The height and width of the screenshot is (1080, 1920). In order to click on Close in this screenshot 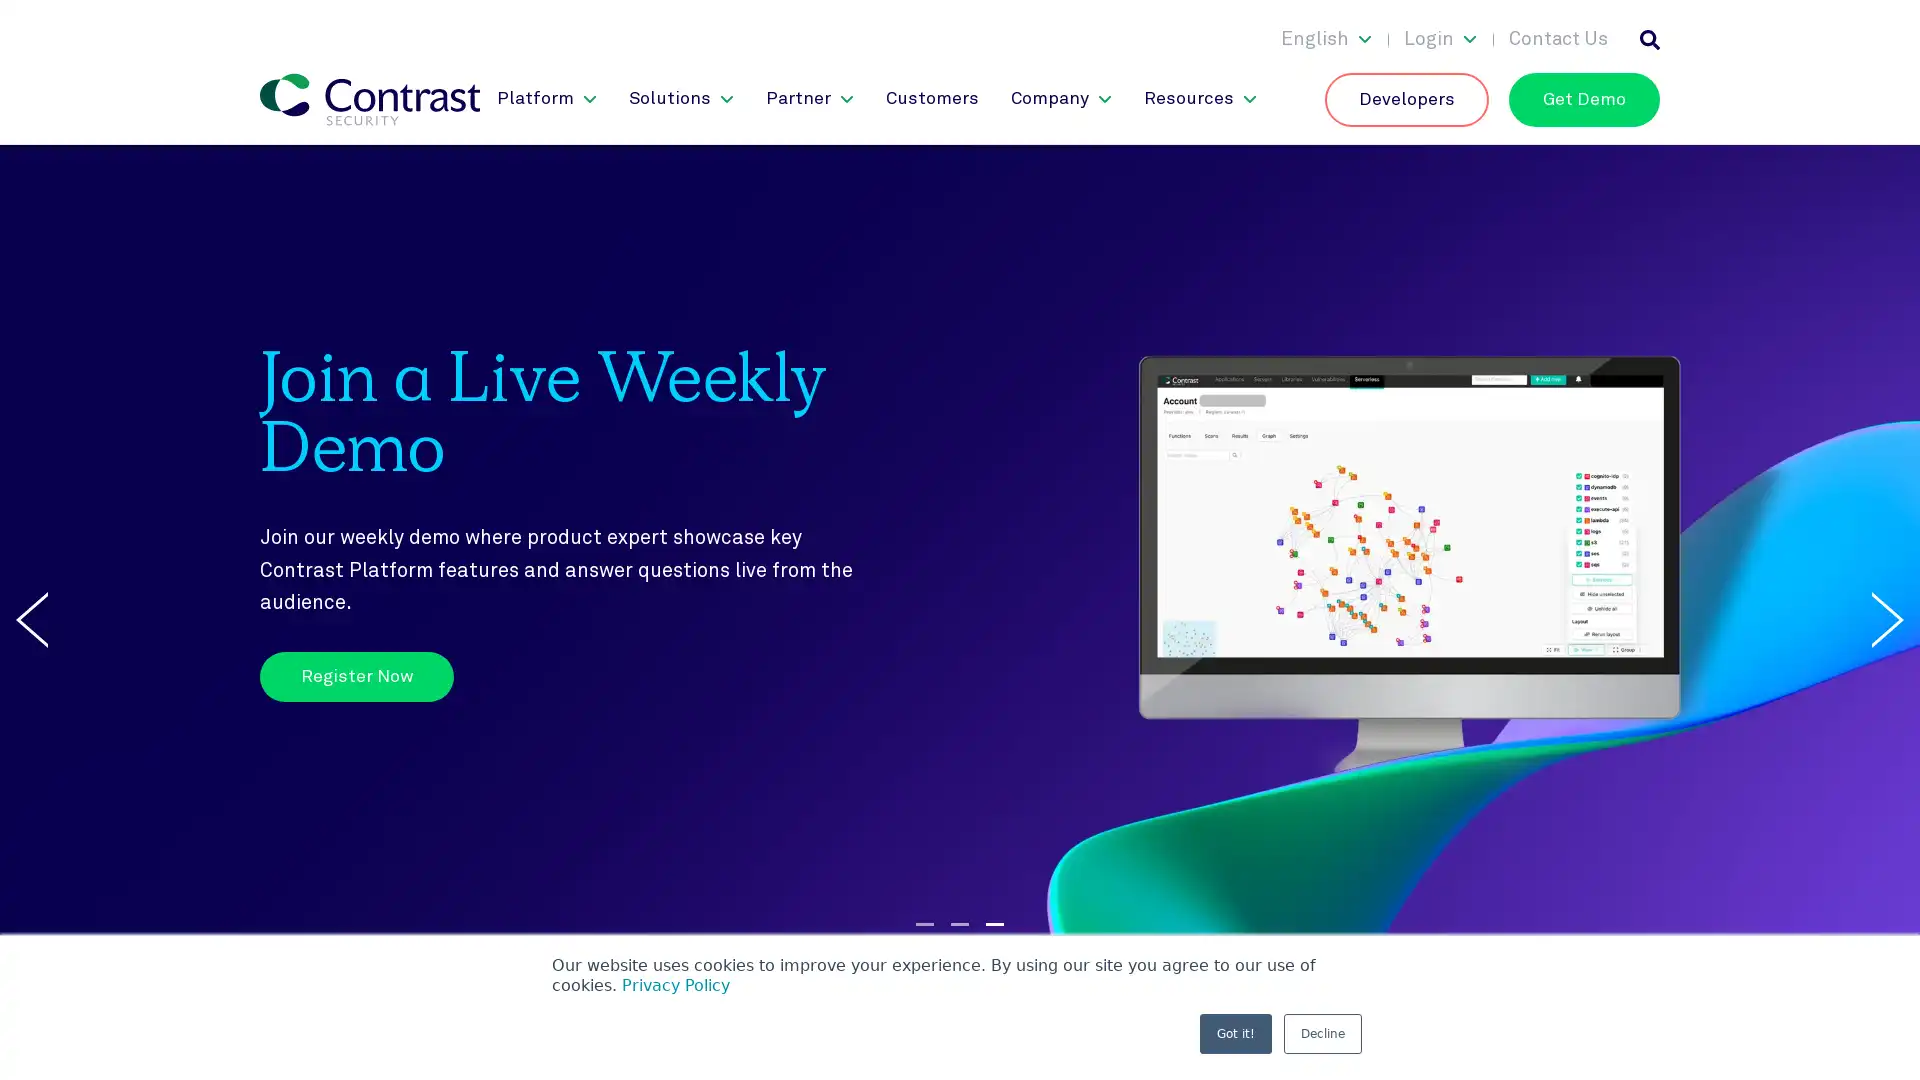, I will do `click(1885, 27)`.